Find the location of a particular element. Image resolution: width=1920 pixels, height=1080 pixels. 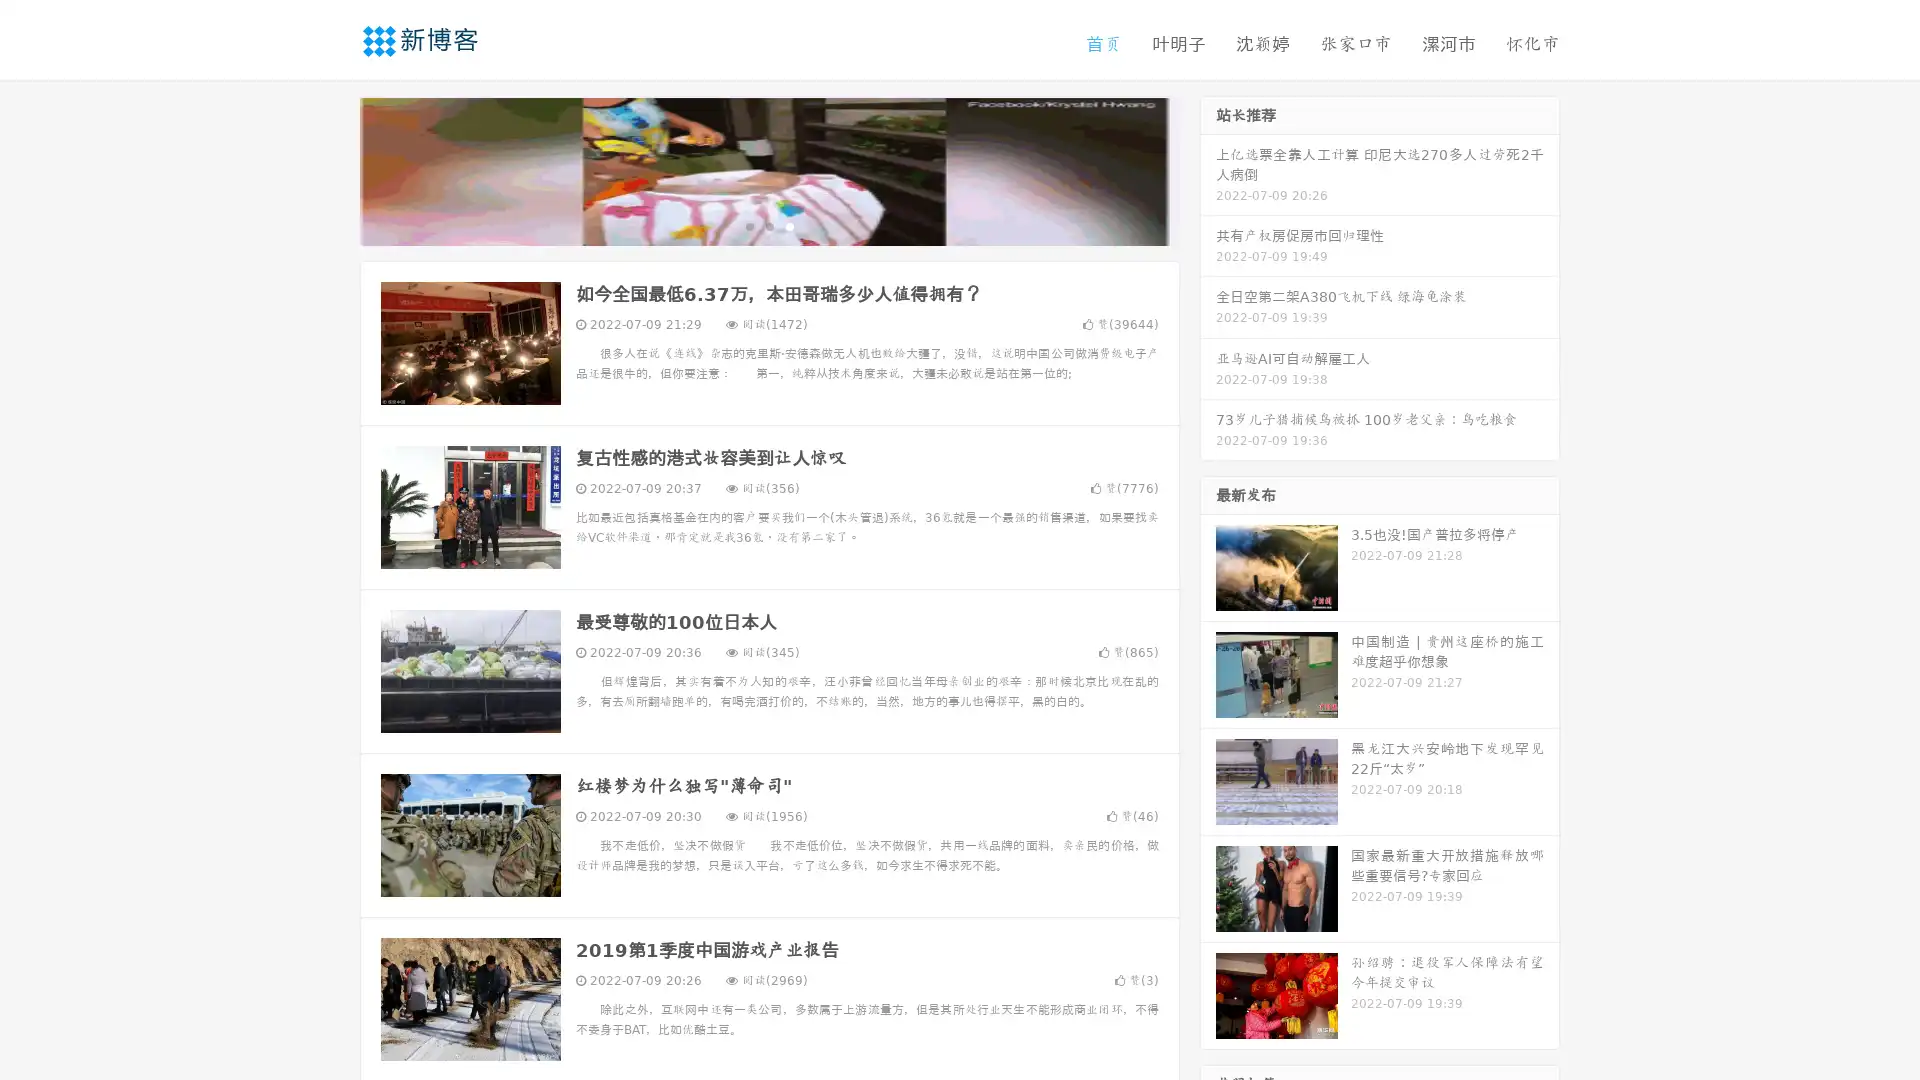

Go to slide 1 is located at coordinates (748, 225).